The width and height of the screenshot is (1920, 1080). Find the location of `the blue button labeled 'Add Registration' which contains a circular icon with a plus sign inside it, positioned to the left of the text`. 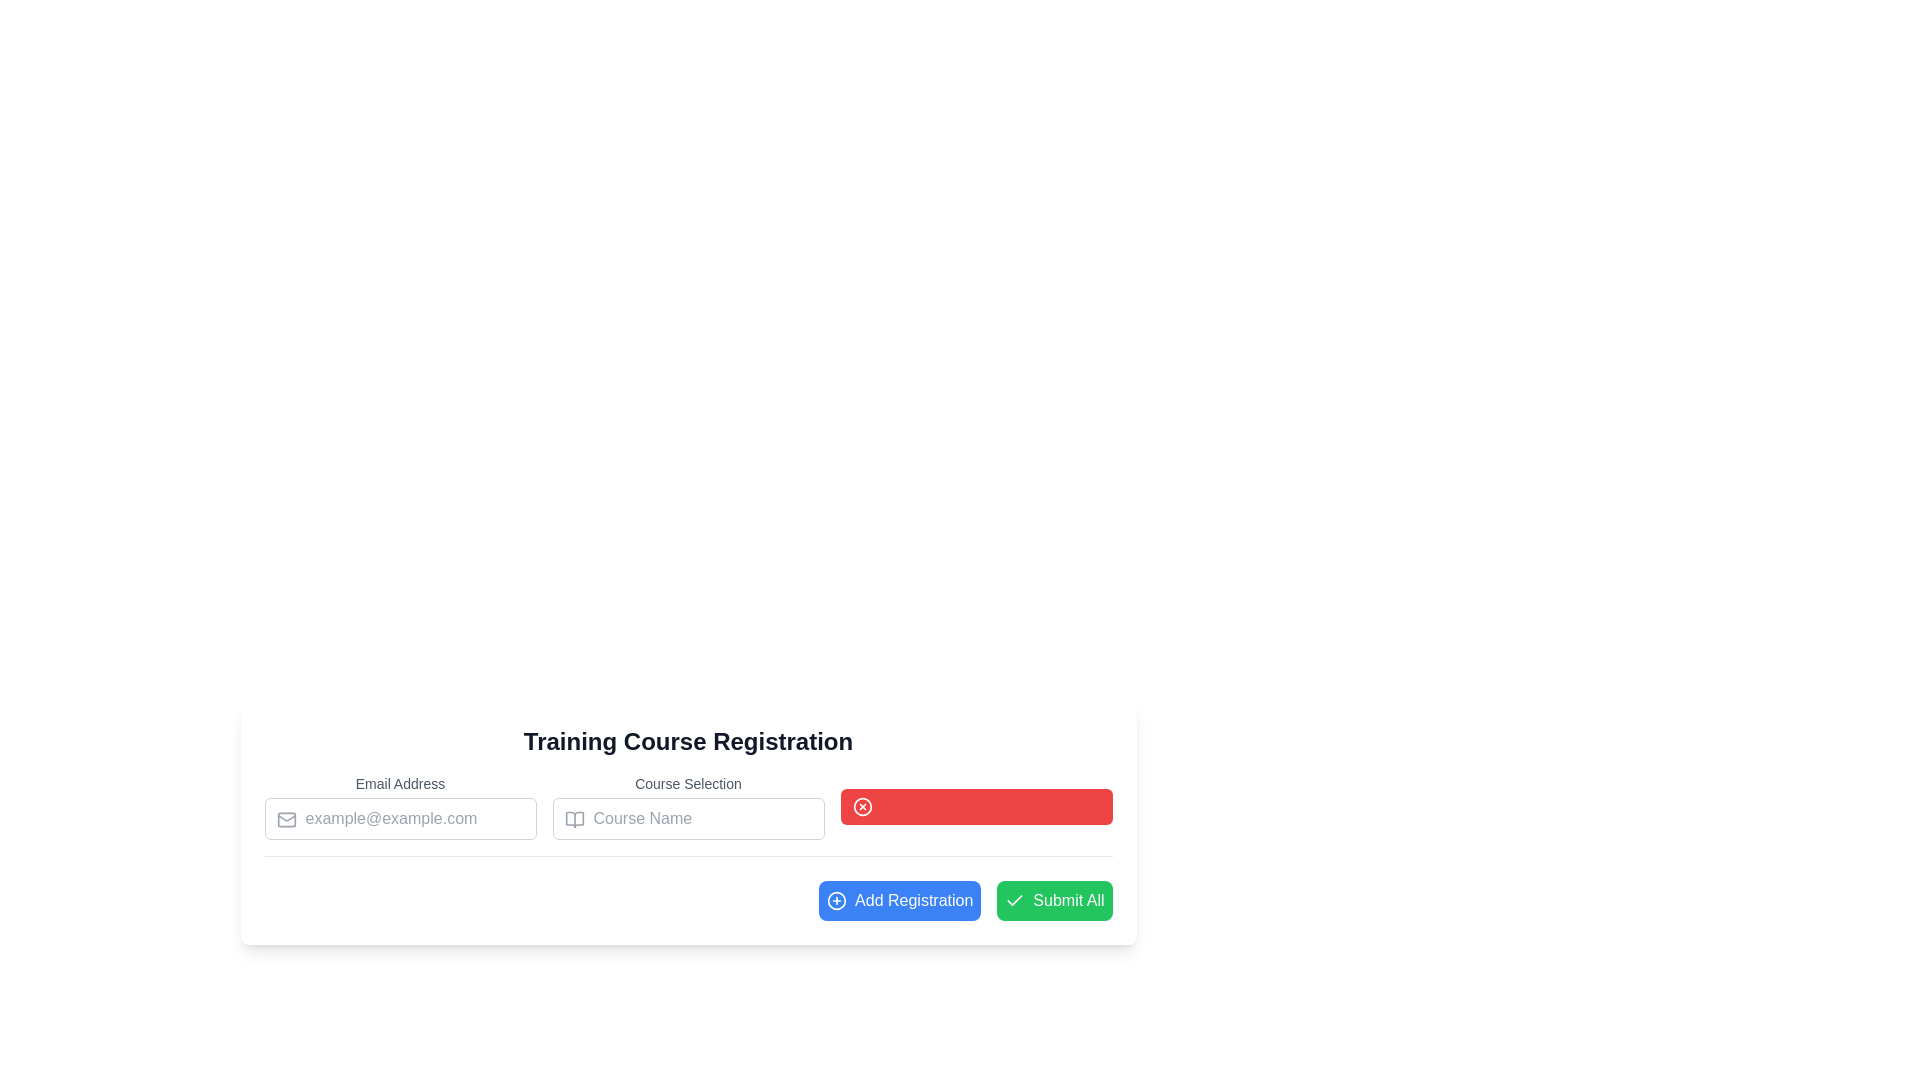

the blue button labeled 'Add Registration' which contains a circular icon with a plus sign inside it, positioned to the left of the text is located at coordinates (837, 901).